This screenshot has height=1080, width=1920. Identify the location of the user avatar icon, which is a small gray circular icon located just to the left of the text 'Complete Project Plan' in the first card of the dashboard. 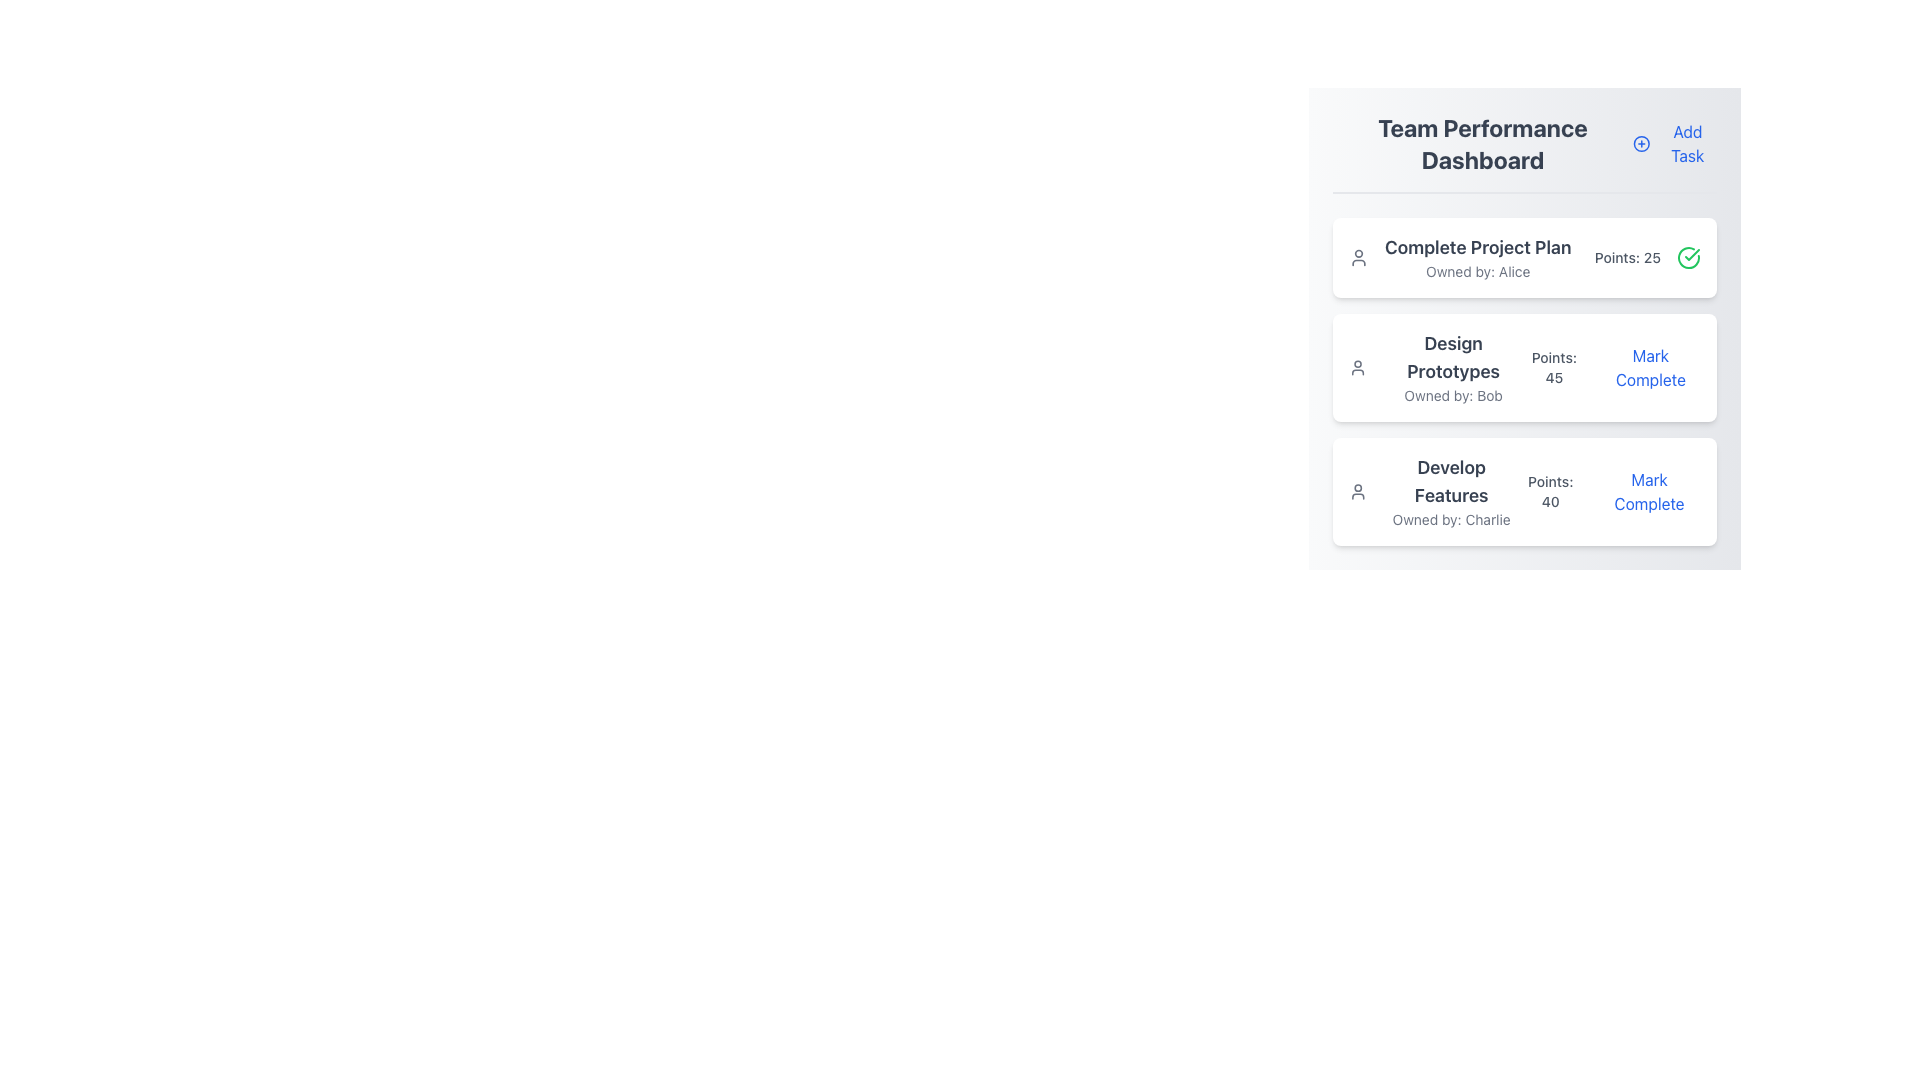
(1358, 257).